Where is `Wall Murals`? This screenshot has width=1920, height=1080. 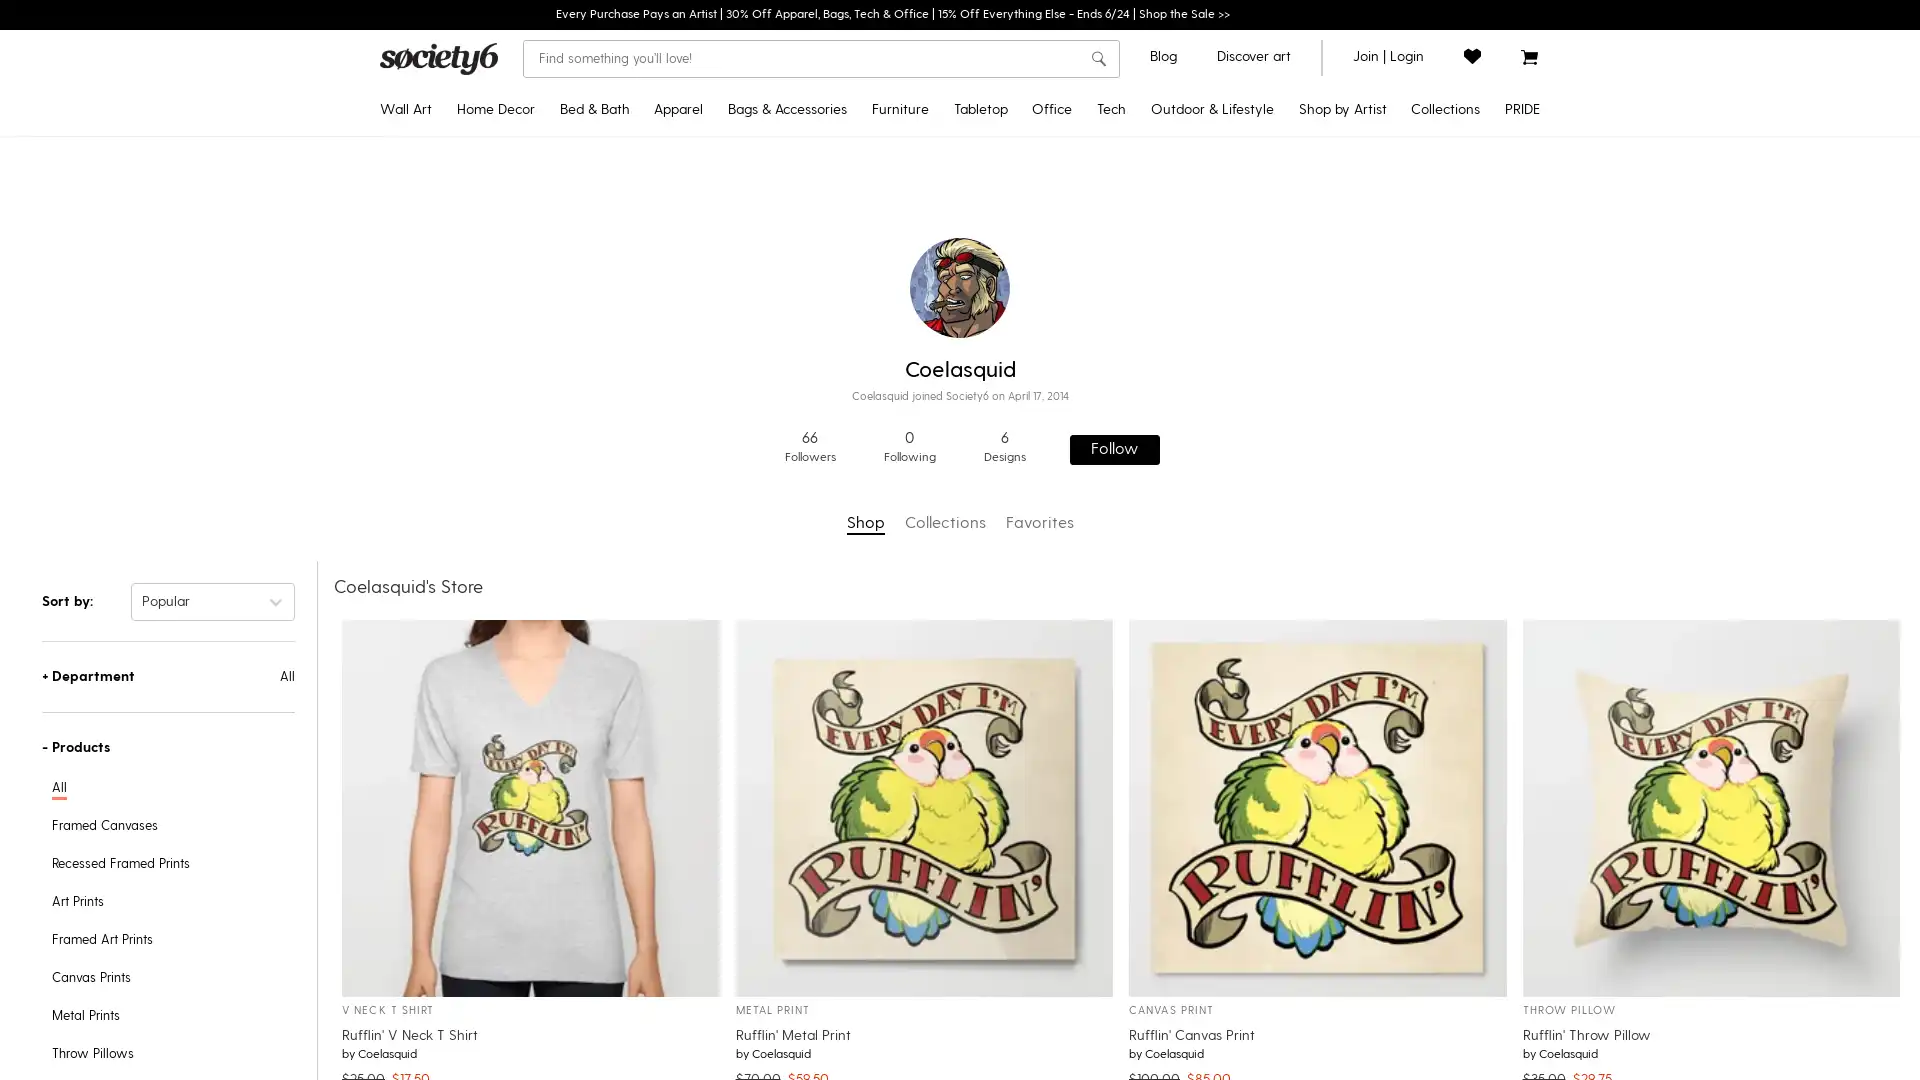
Wall Murals is located at coordinates (533, 514).